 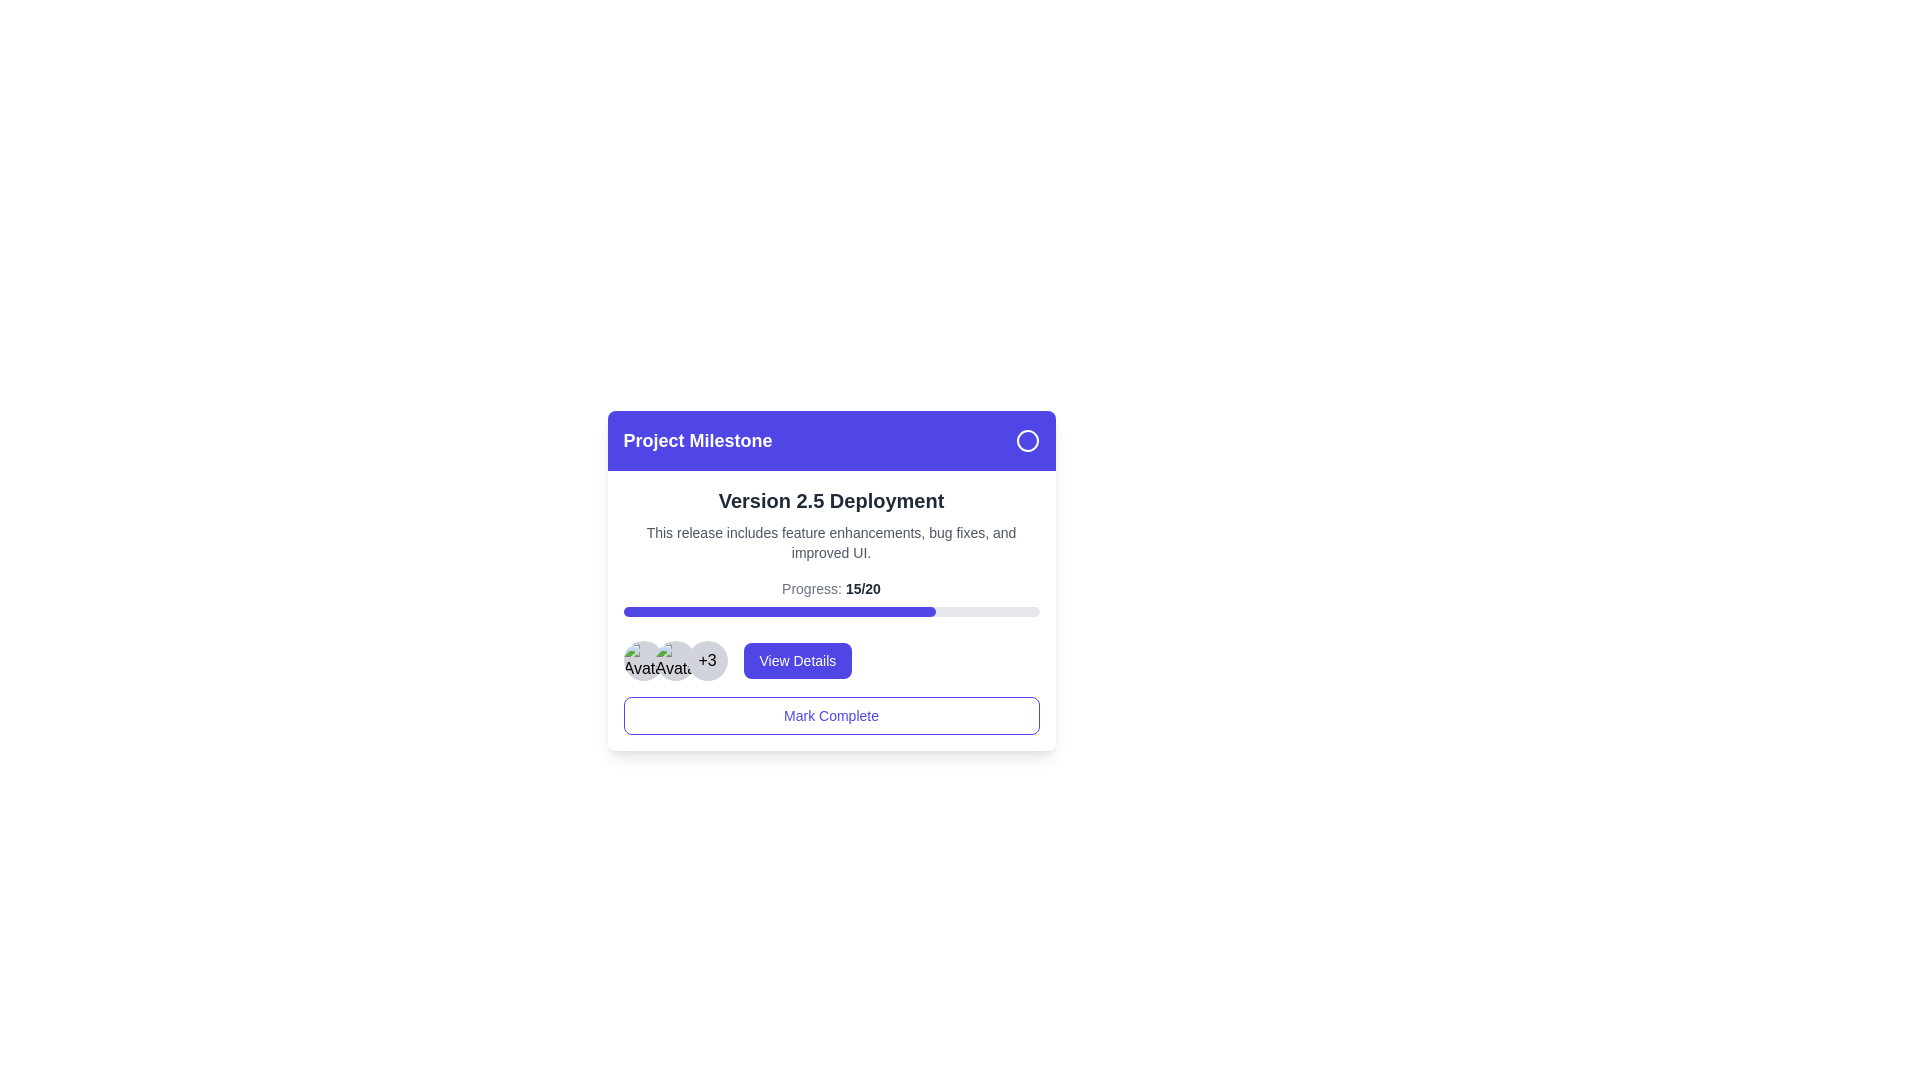 What do you see at coordinates (778, 611) in the screenshot?
I see `the filled section of the progress bar, which is styled in dark indigo and indicates 75% completion, located below the text 'Progress: 15/20' in the 'Project Milestone' section` at bounding box center [778, 611].